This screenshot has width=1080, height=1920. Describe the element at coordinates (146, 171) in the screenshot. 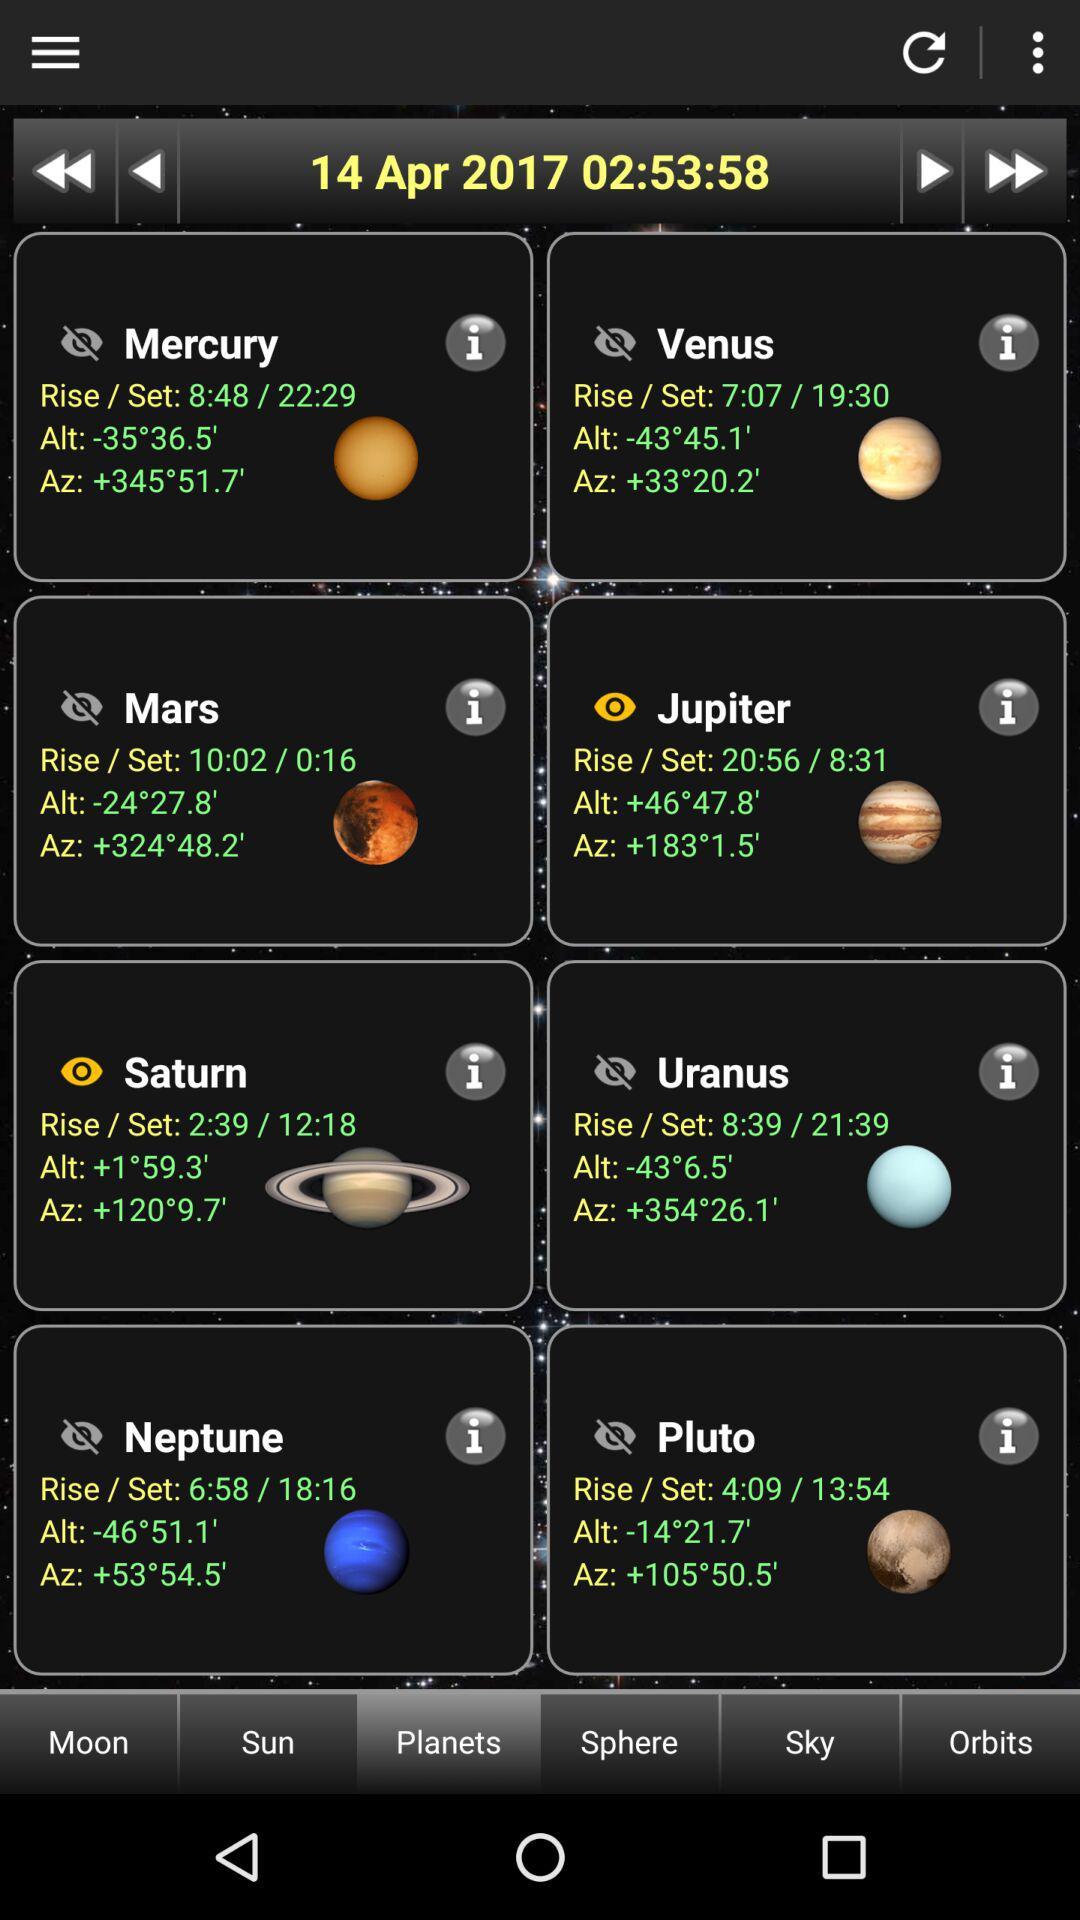

I see `go back` at that location.